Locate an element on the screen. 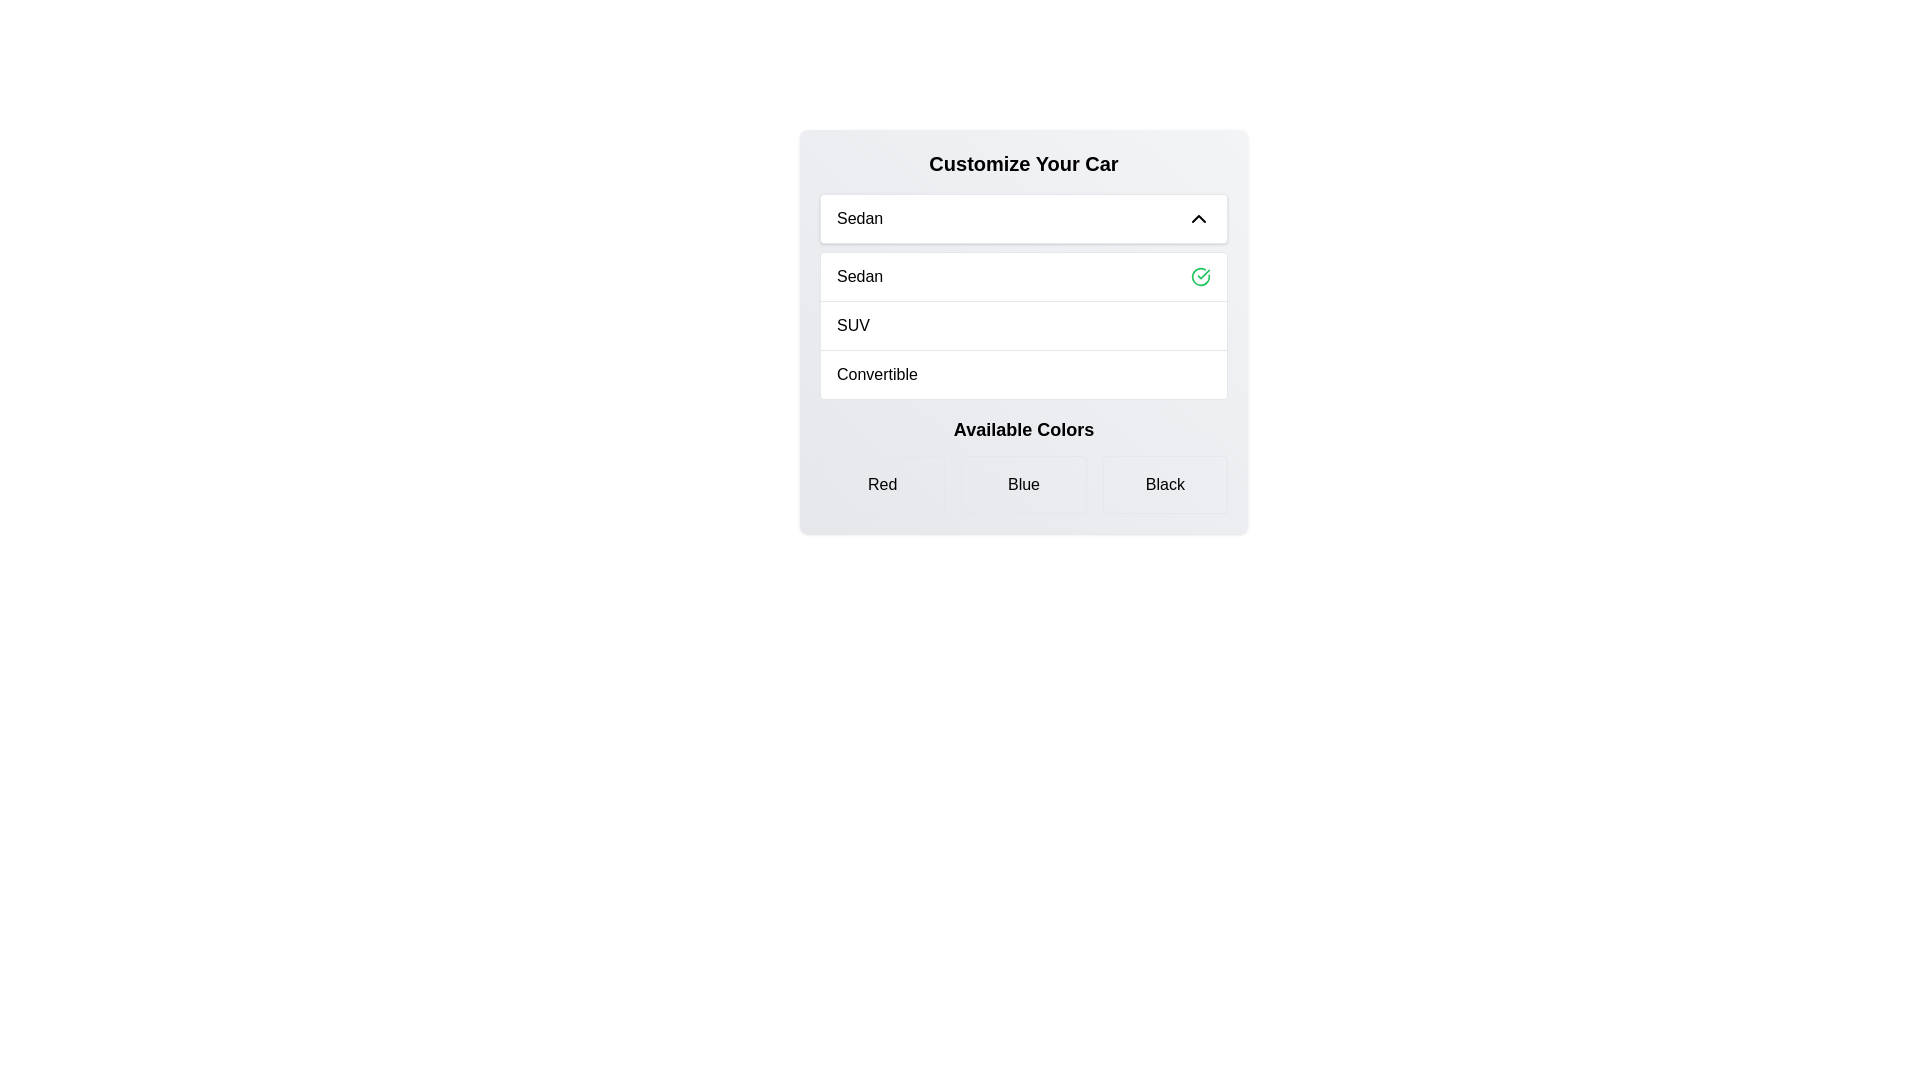 The image size is (1920, 1080). to select the 'SUV' option from the dropdown menu labeled 'Customize Your Car', which is the second option in the list is located at coordinates (853, 325).